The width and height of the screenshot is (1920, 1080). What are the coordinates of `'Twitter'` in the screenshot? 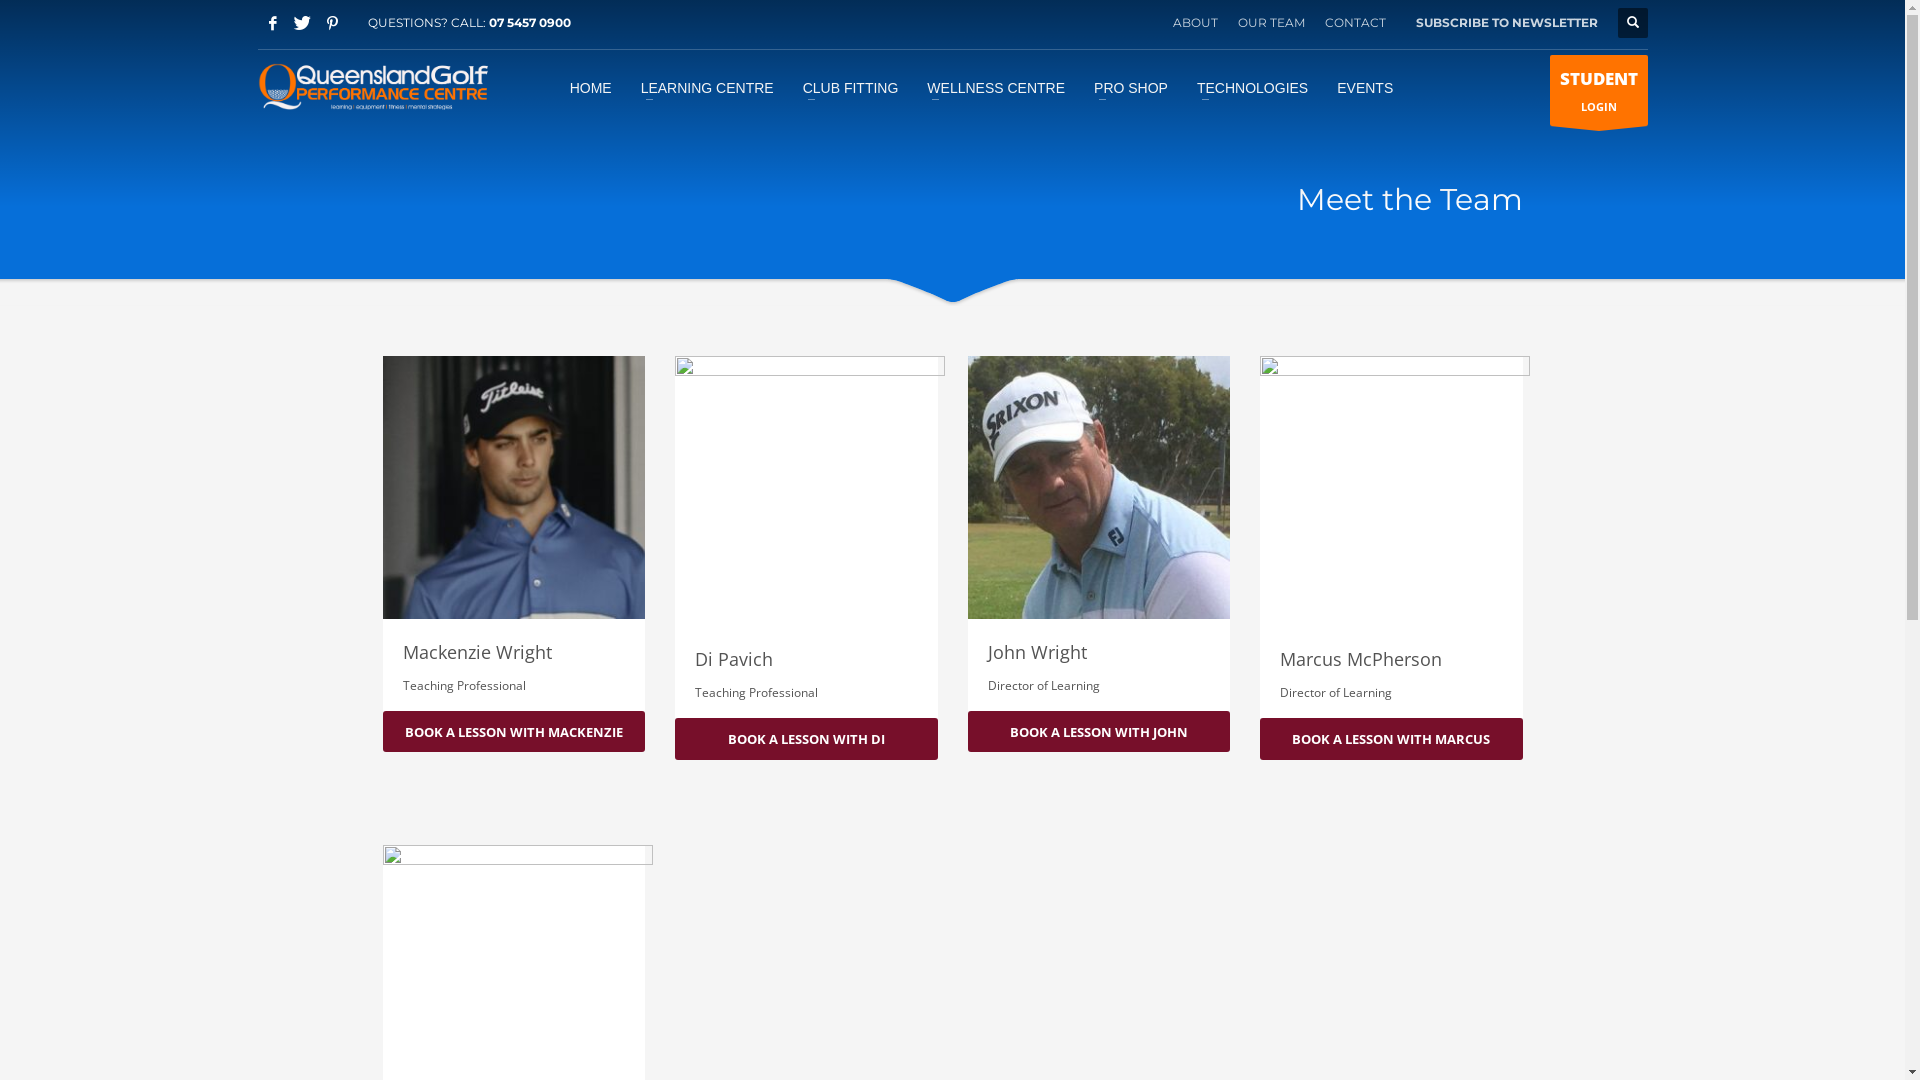 It's located at (301, 23).